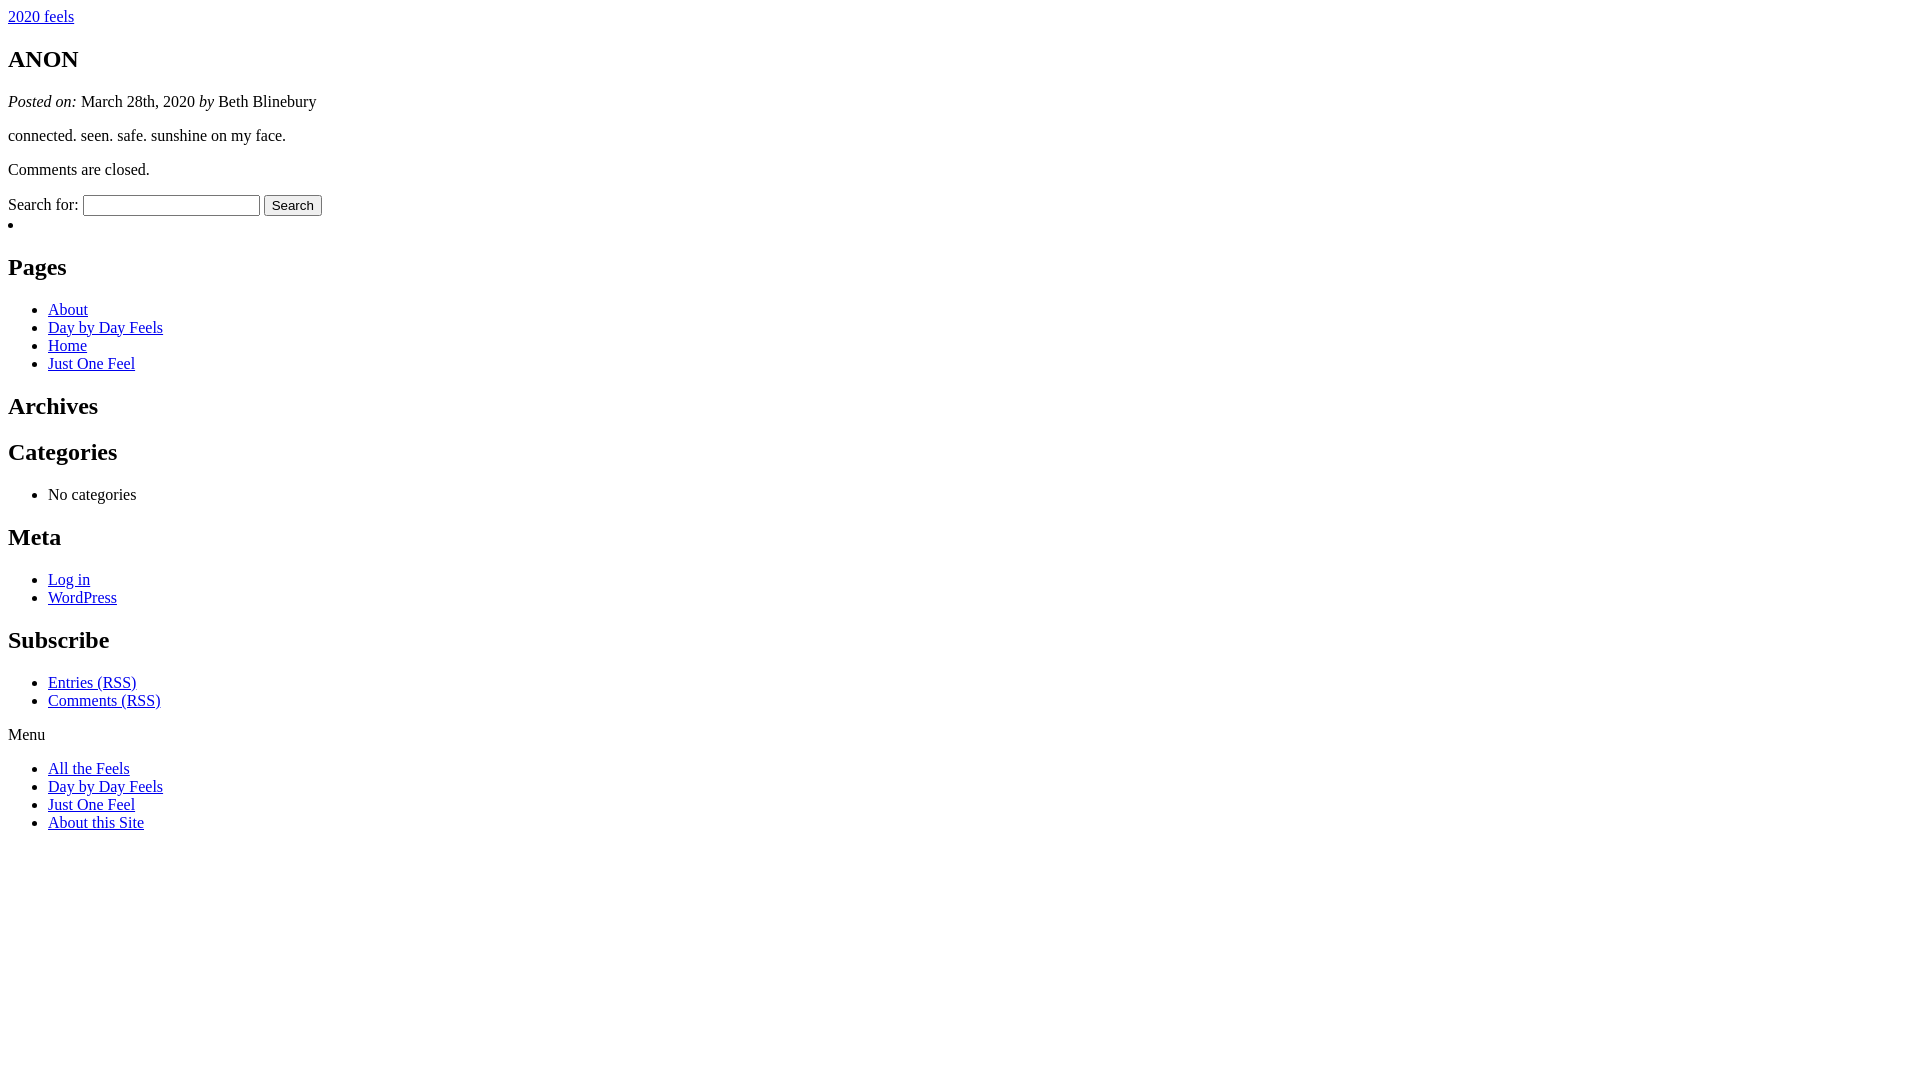 Image resolution: width=1920 pixels, height=1080 pixels. Describe the element at coordinates (48, 767) in the screenshot. I see `'All the Feels'` at that location.